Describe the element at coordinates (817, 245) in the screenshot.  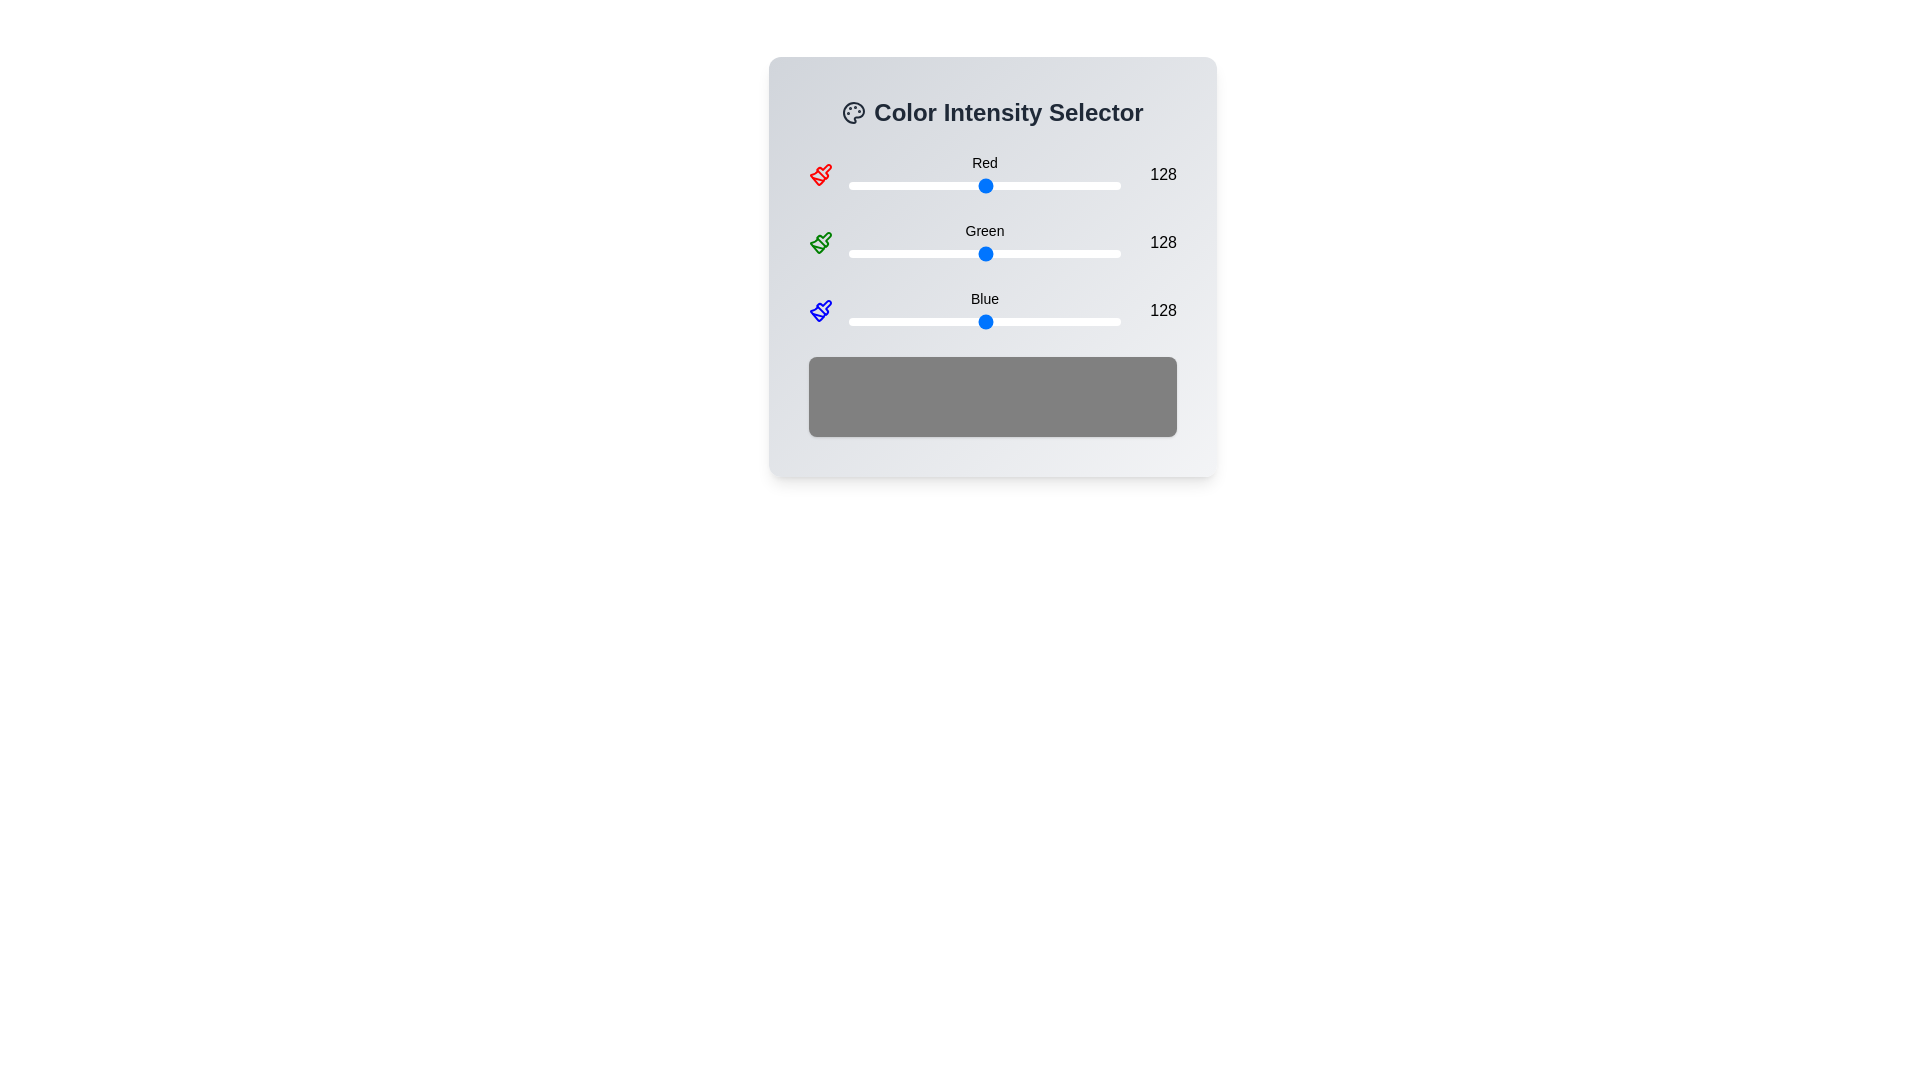
I see `the green-colored paintbrush icon located to the left of the label 'Green' in the Color Intensity Selector interface` at that location.